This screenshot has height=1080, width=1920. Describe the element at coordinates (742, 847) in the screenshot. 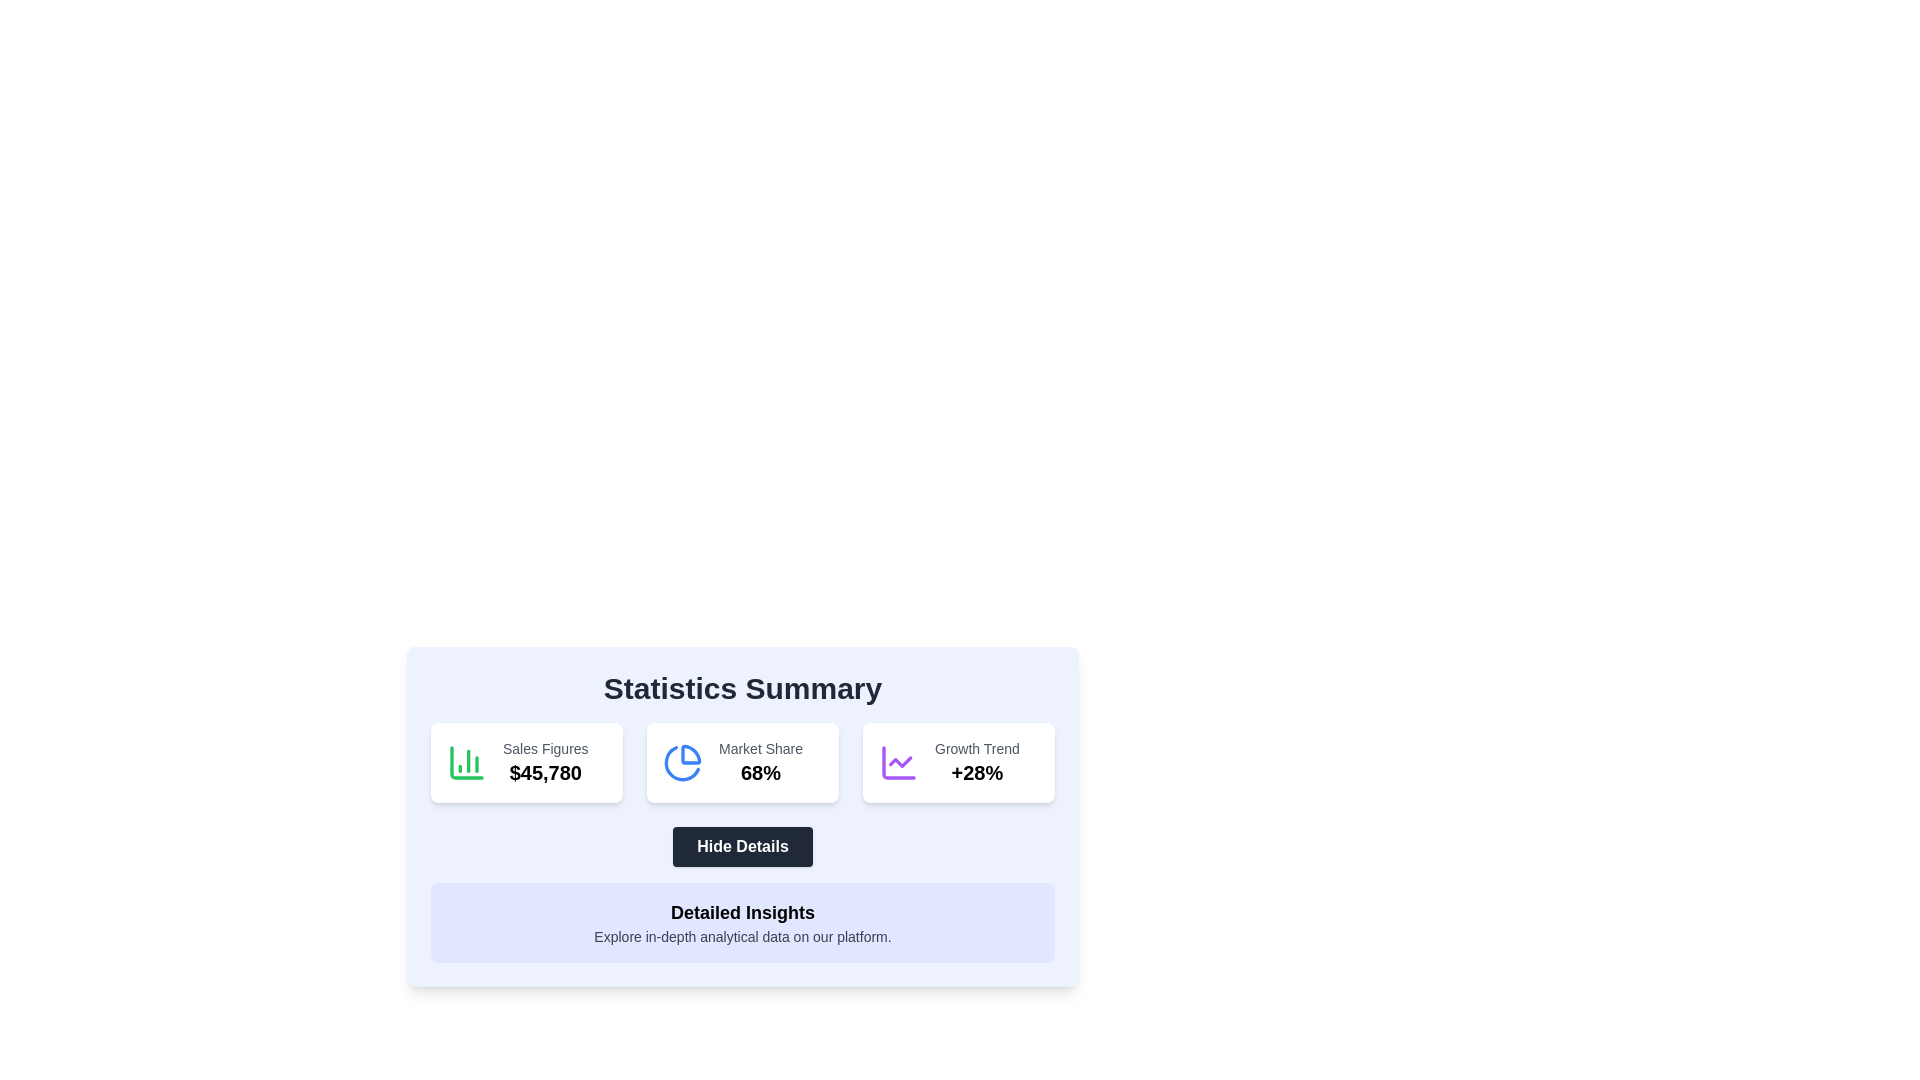

I see `the 'Hide Details' button, which is a rectangular button with bold white text on a dark gray background, positioned centrally below the statistical summaries` at that location.